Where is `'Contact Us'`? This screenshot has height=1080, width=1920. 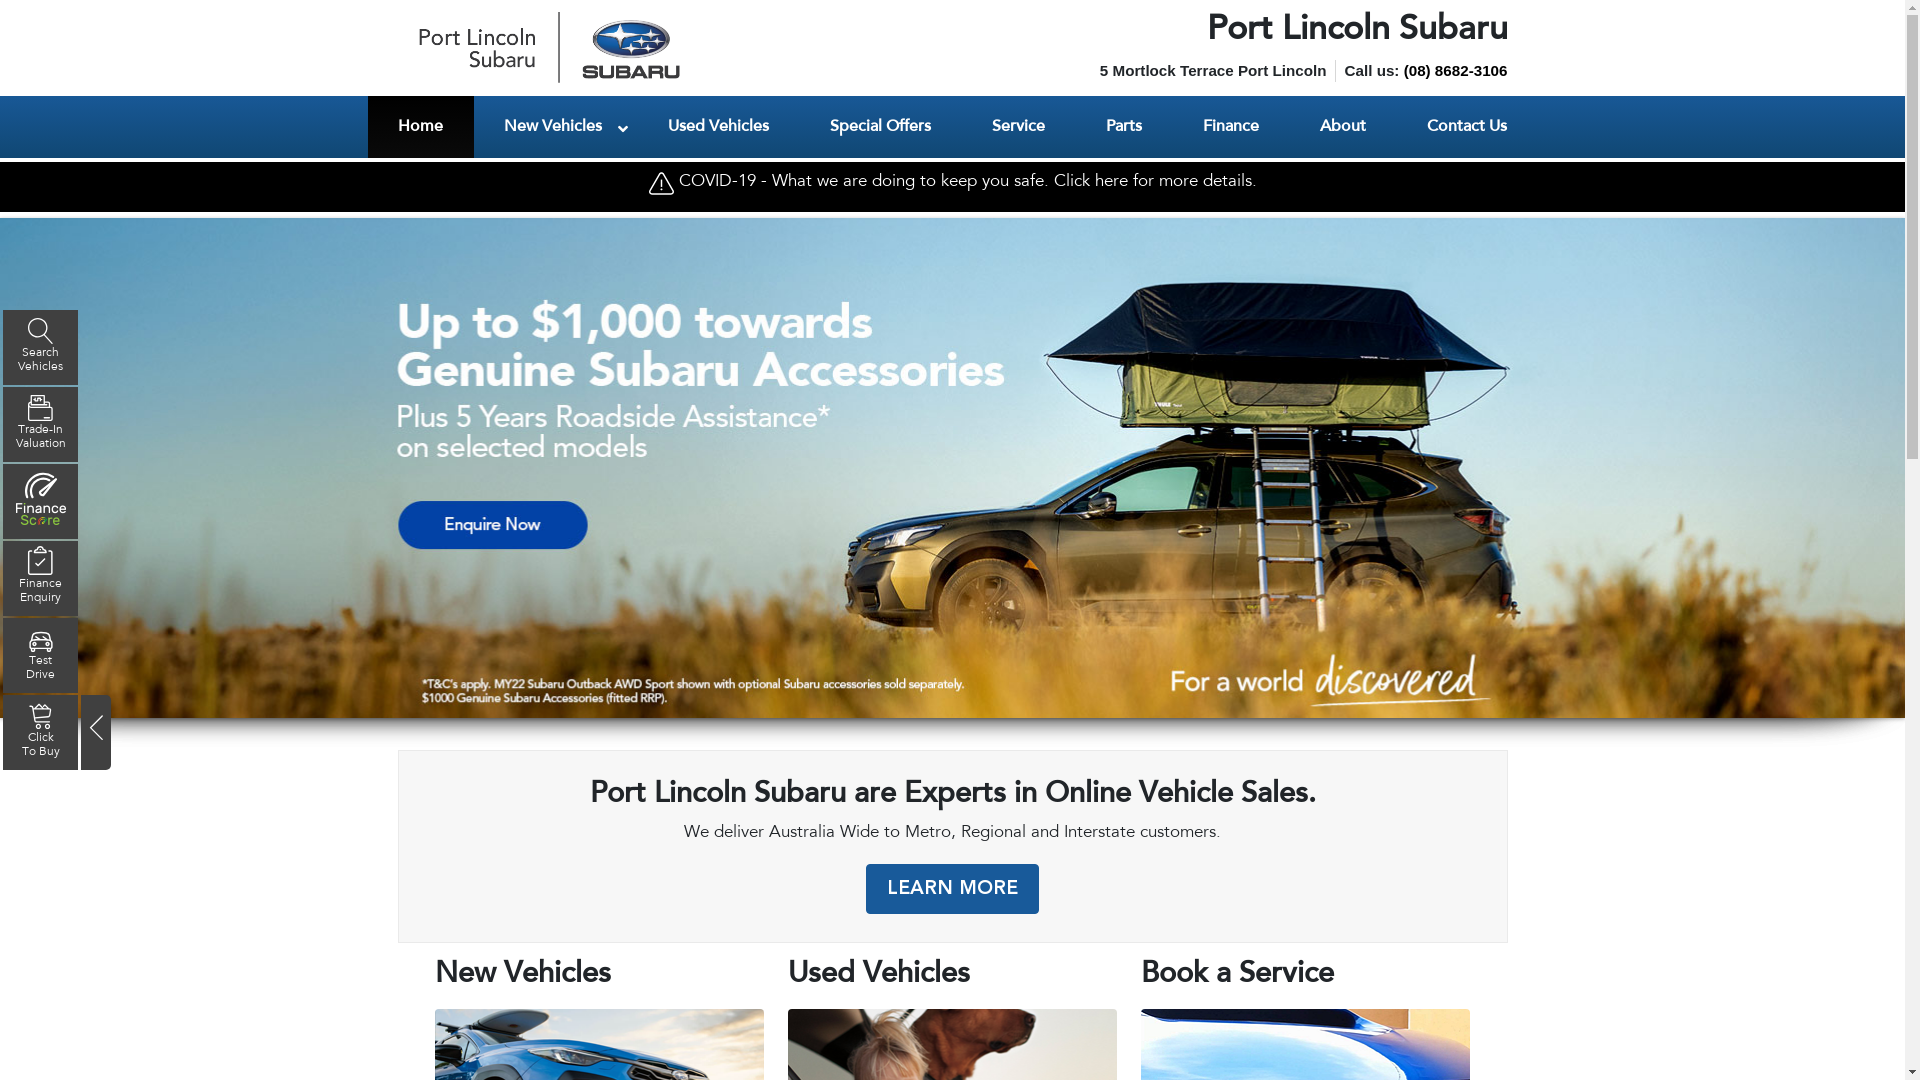 'Contact Us' is located at coordinates (1466, 127).